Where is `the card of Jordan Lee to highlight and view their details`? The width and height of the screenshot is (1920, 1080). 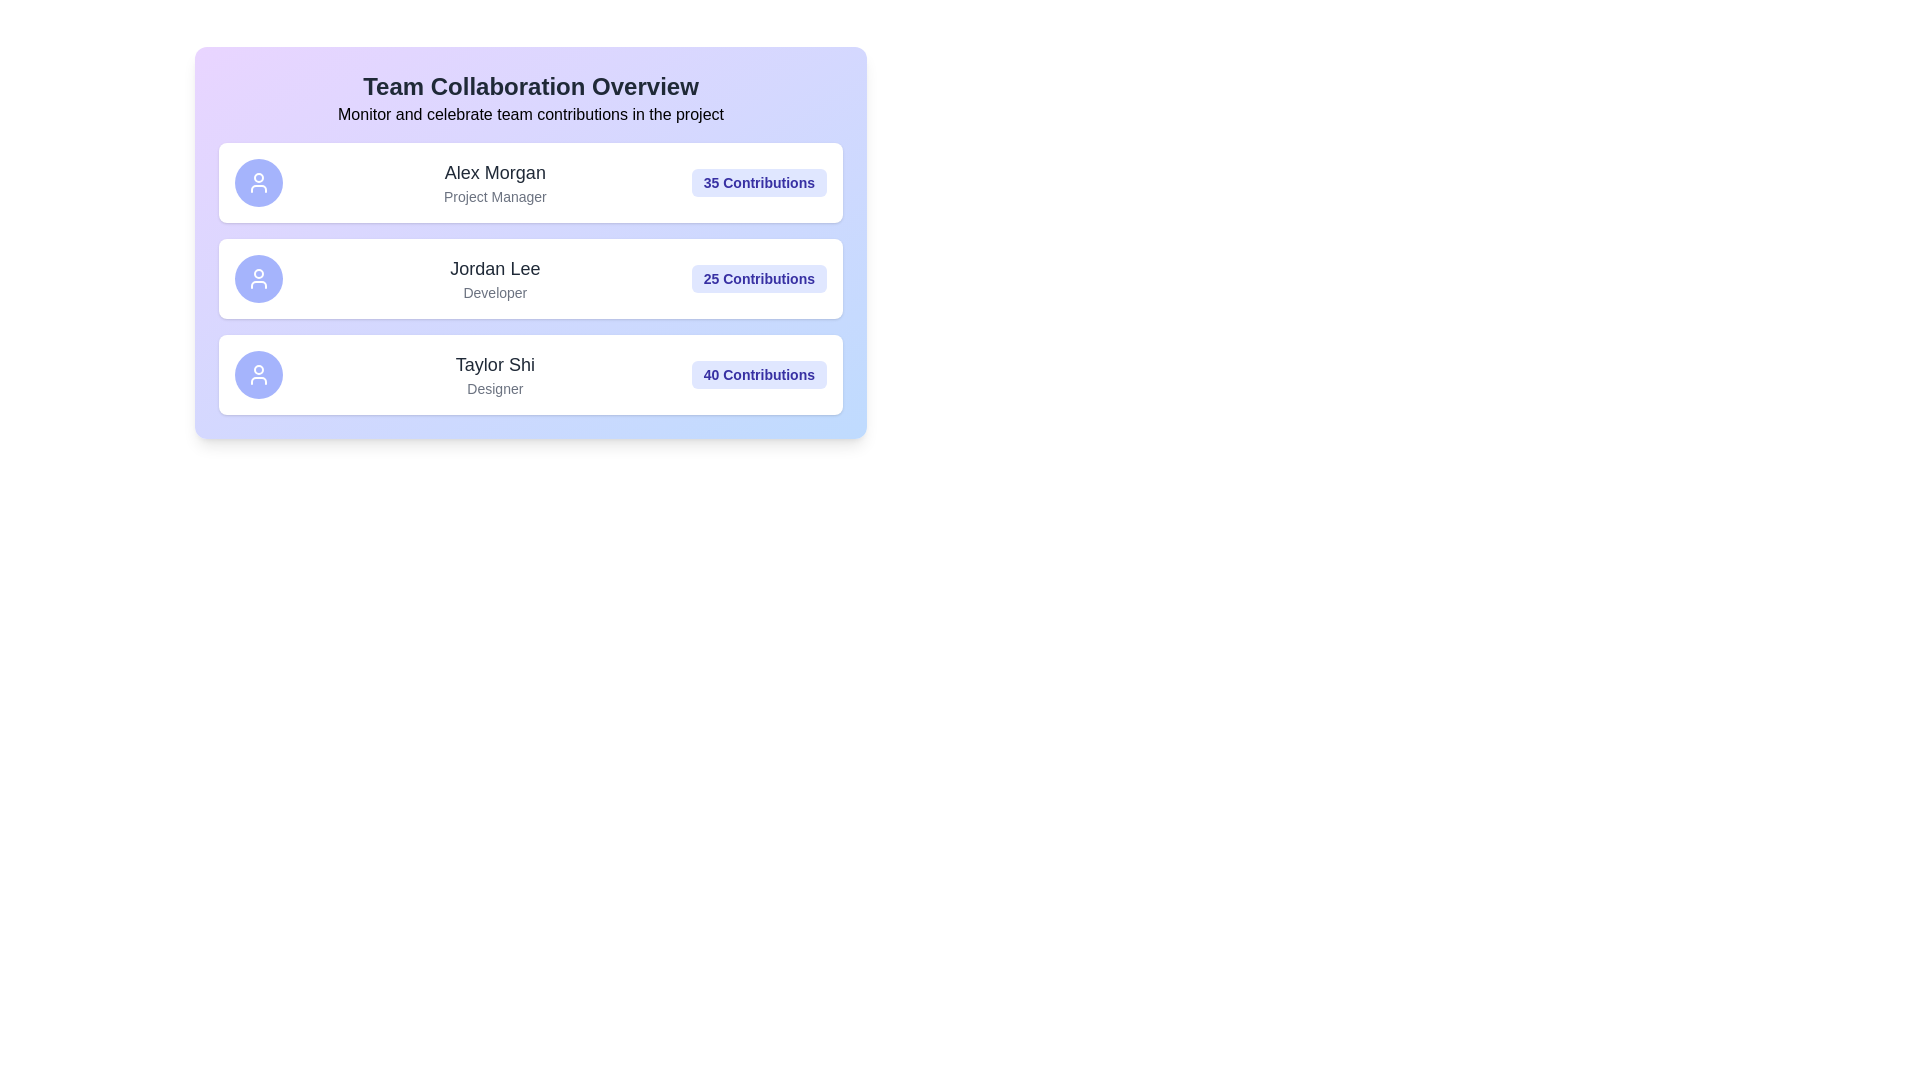
the card of Jordan Lee to highlight and view their details is located at coordinates (531, 278).